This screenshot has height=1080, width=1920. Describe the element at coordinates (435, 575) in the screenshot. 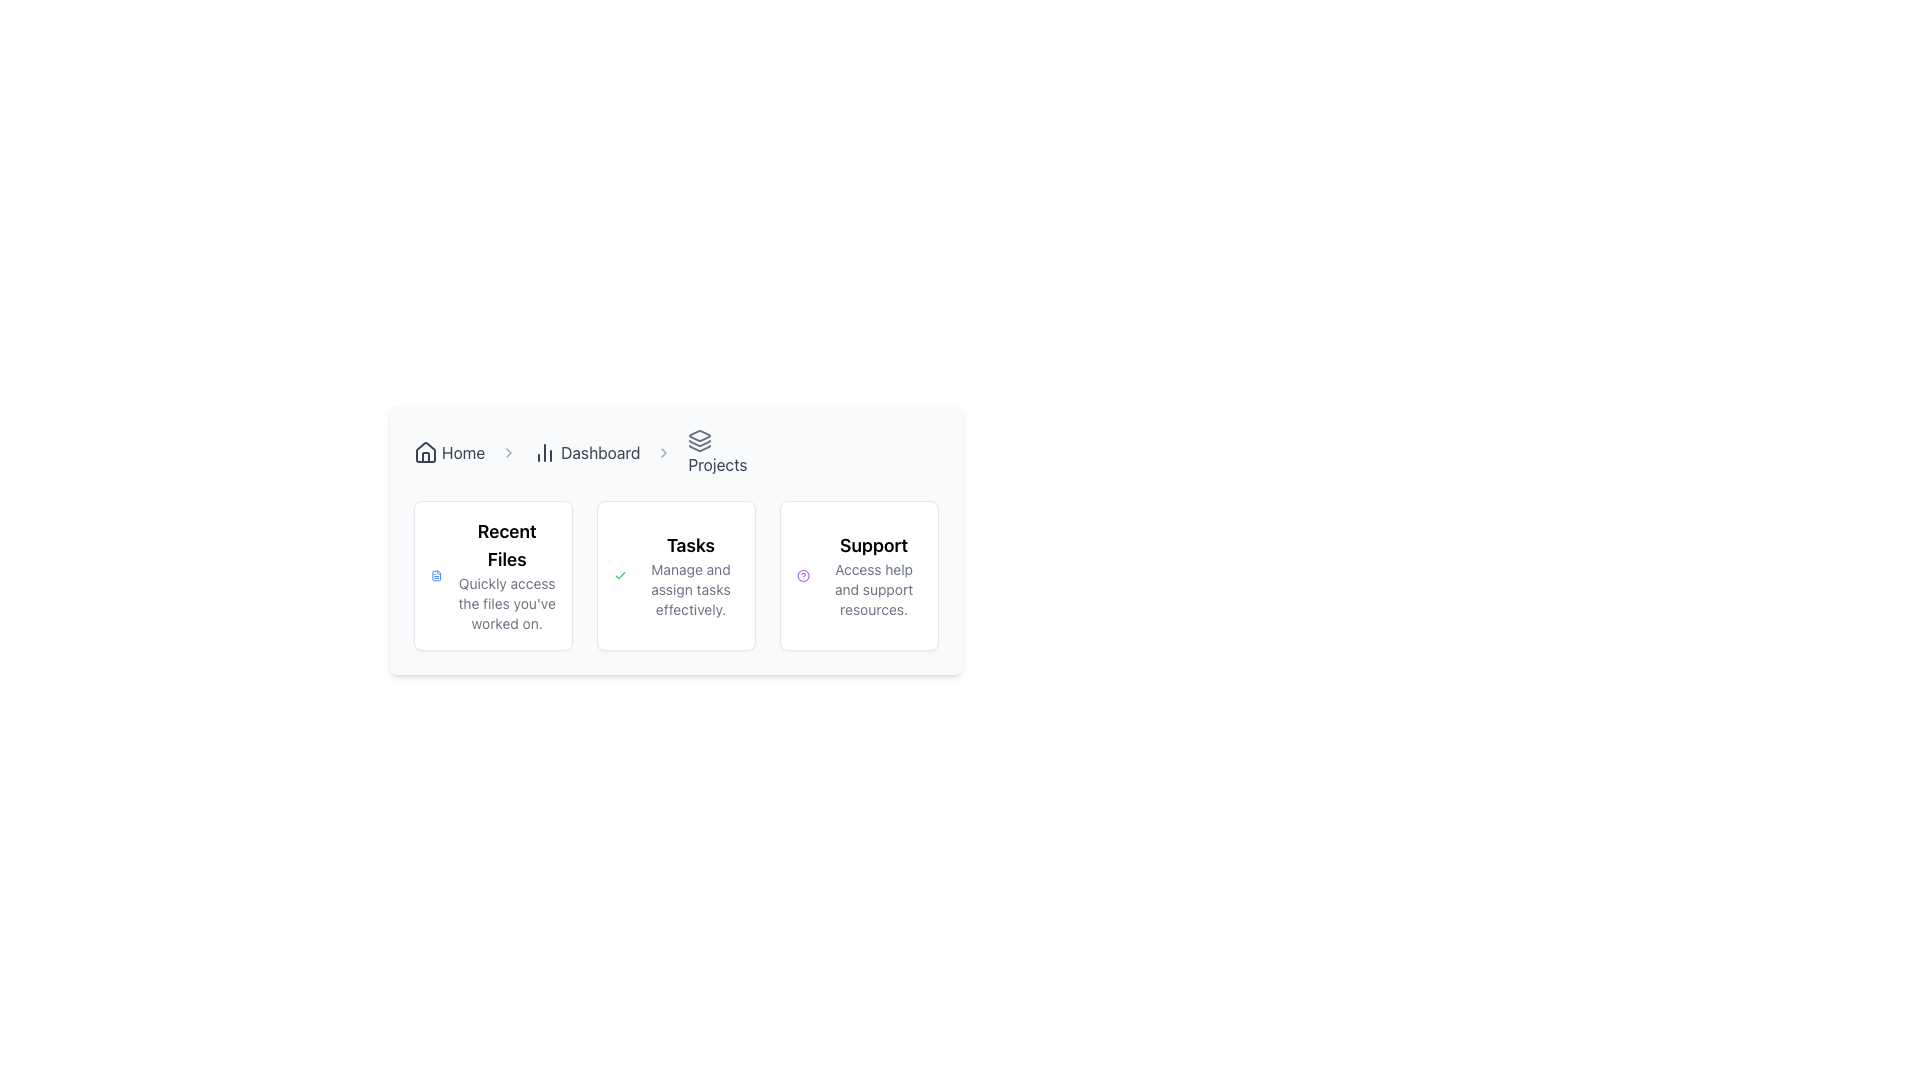

I see `the decorative icon in the 'Recent Files' card, which is positioned at the top-left corner above the text 'Recent Files'` at that location.